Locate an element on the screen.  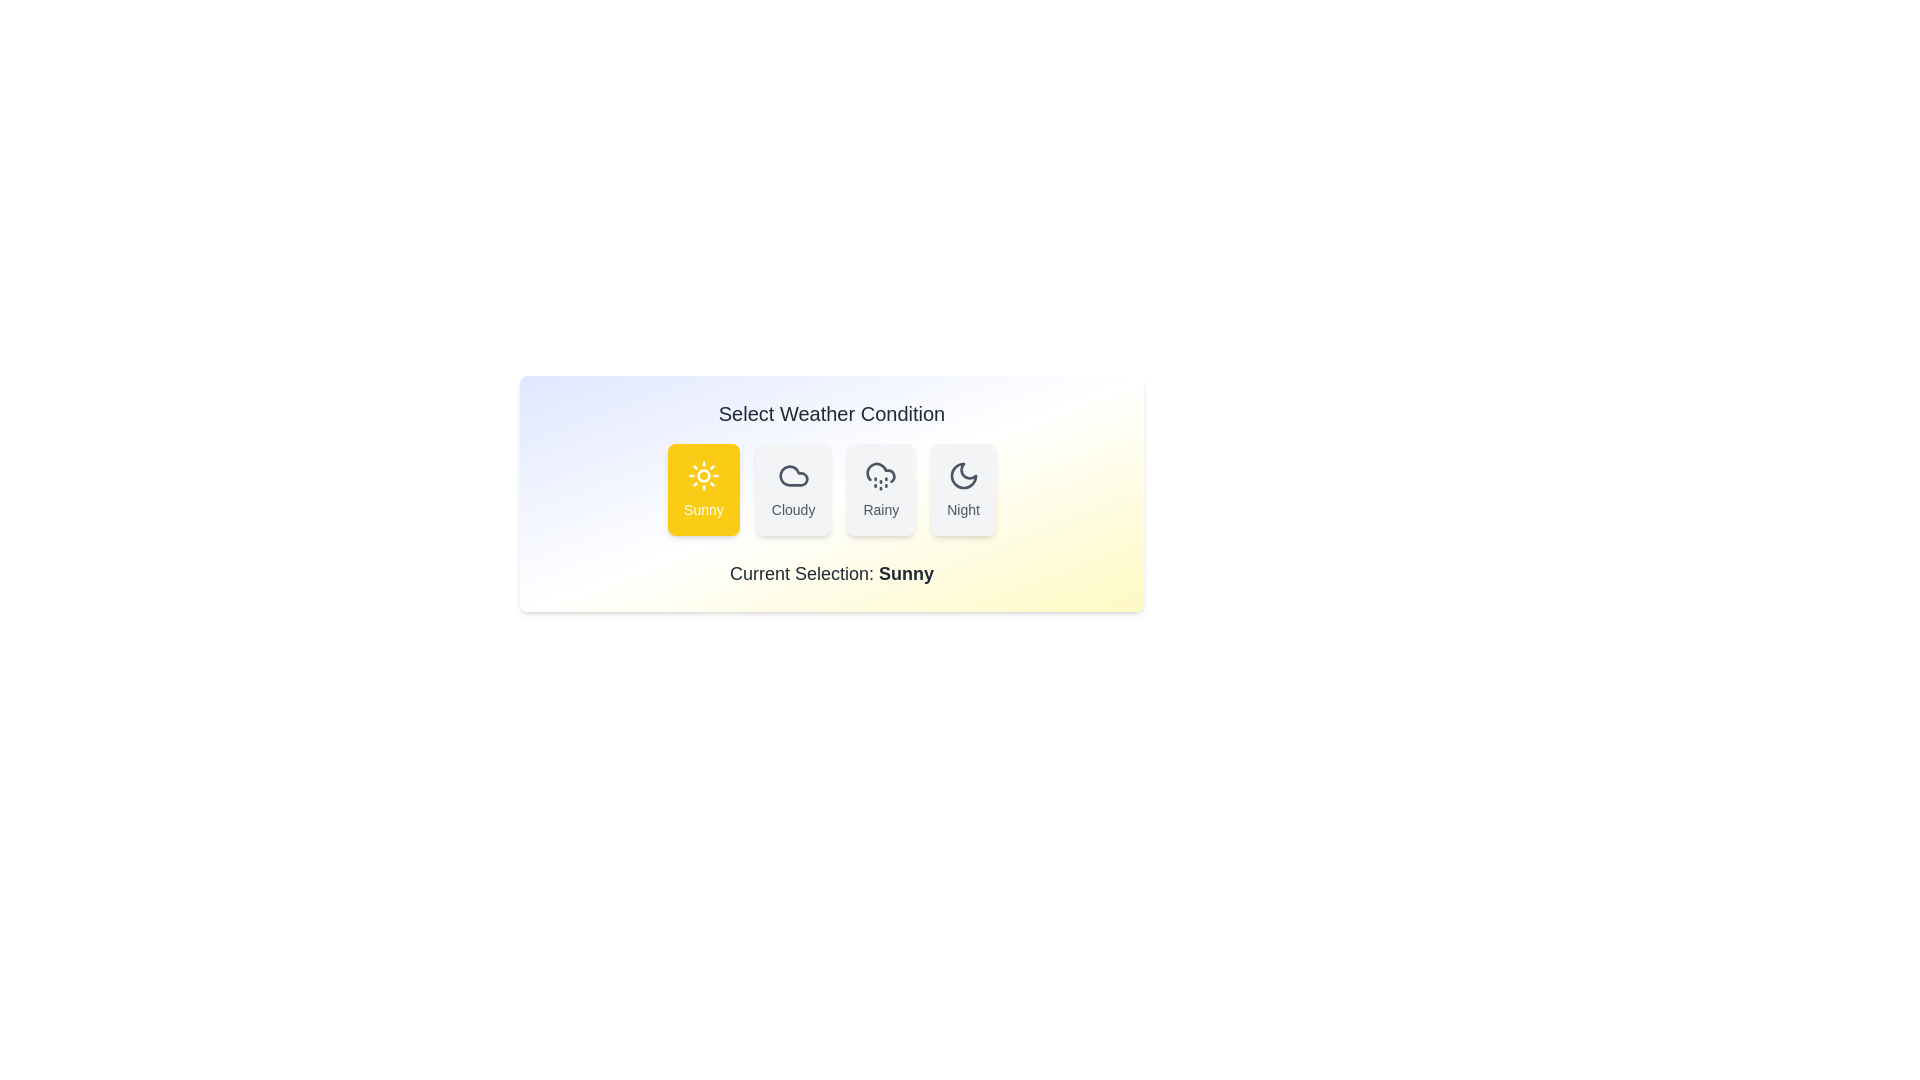
the weather button Cloudy to observe its hover effect is located at coordinates (792, 489).